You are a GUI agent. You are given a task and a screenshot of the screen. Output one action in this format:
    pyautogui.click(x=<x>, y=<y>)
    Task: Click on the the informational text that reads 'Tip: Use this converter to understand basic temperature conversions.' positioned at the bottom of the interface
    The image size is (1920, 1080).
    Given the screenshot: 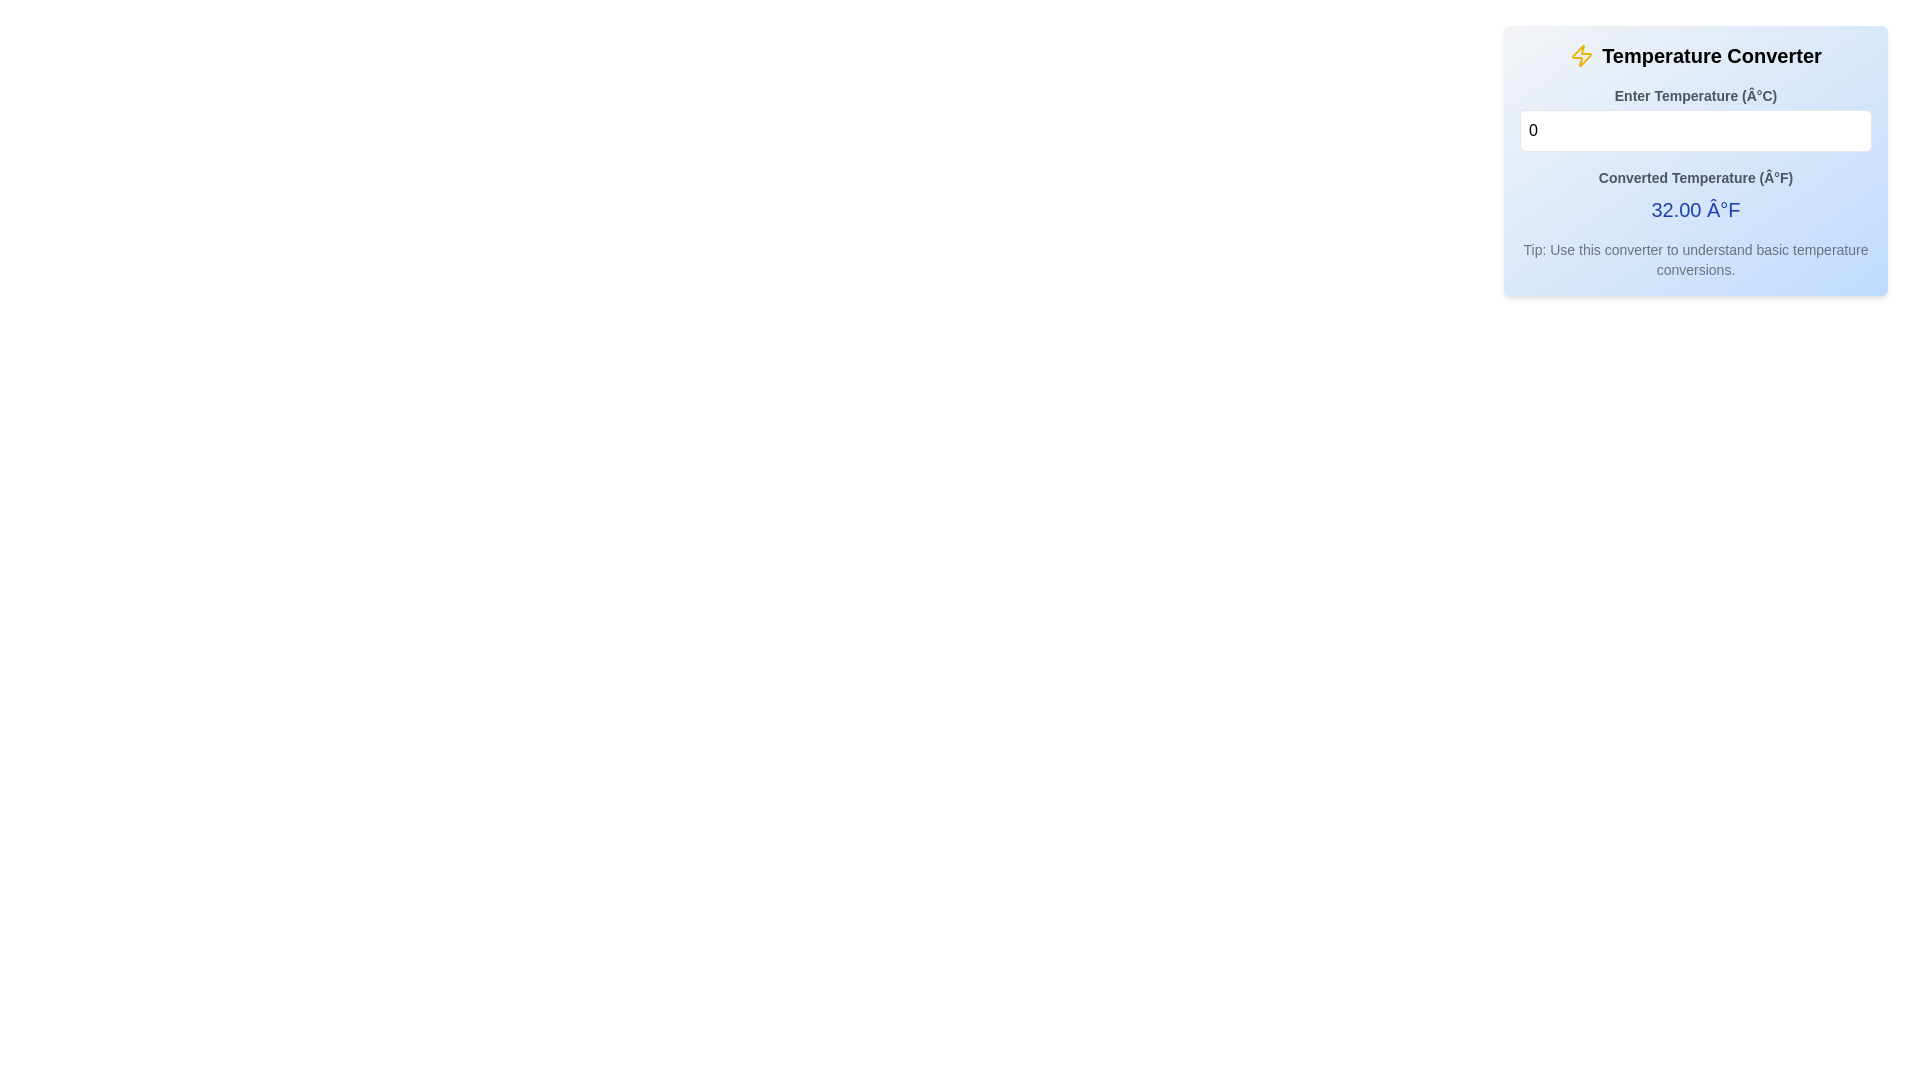 What is the action you would take?
    pyautogui.click(x=1694, y=258)
    